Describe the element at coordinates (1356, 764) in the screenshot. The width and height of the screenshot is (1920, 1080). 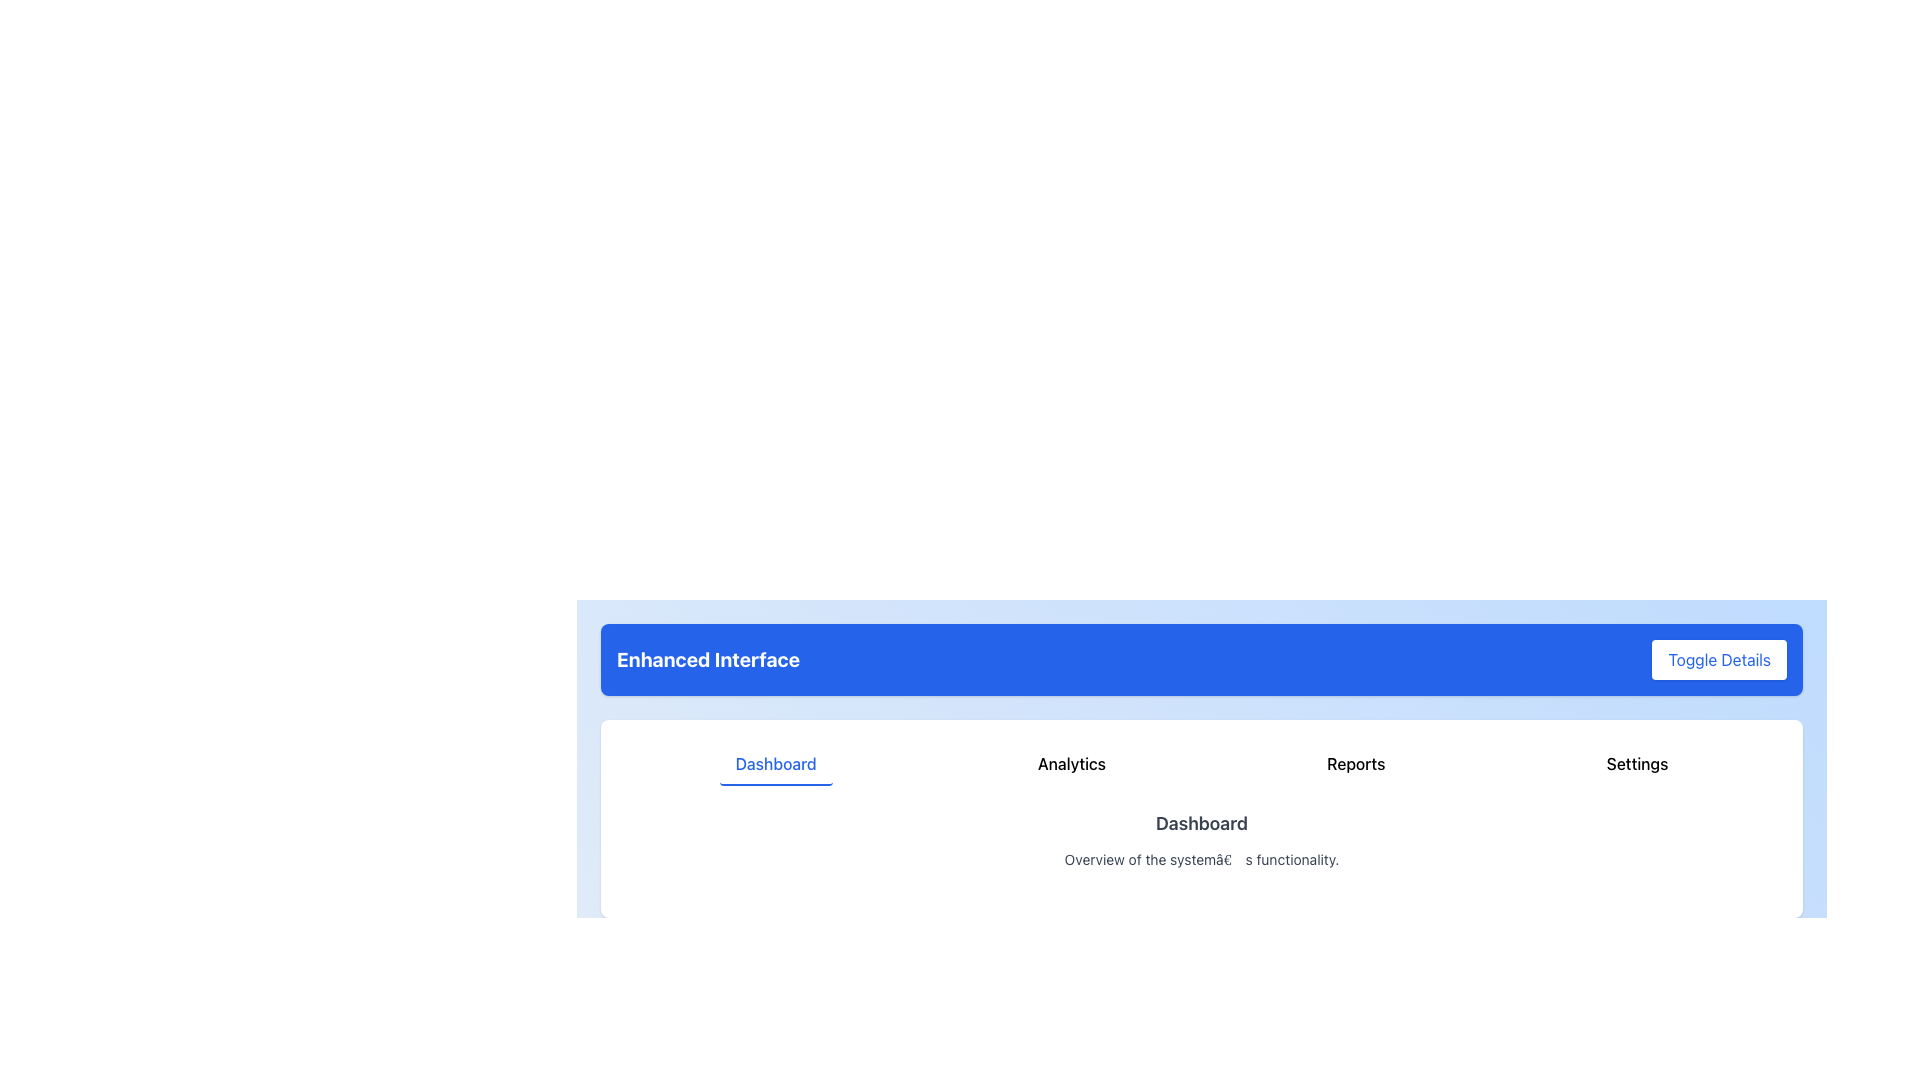
I see `the 'Reports' textual navigation link` at that location.